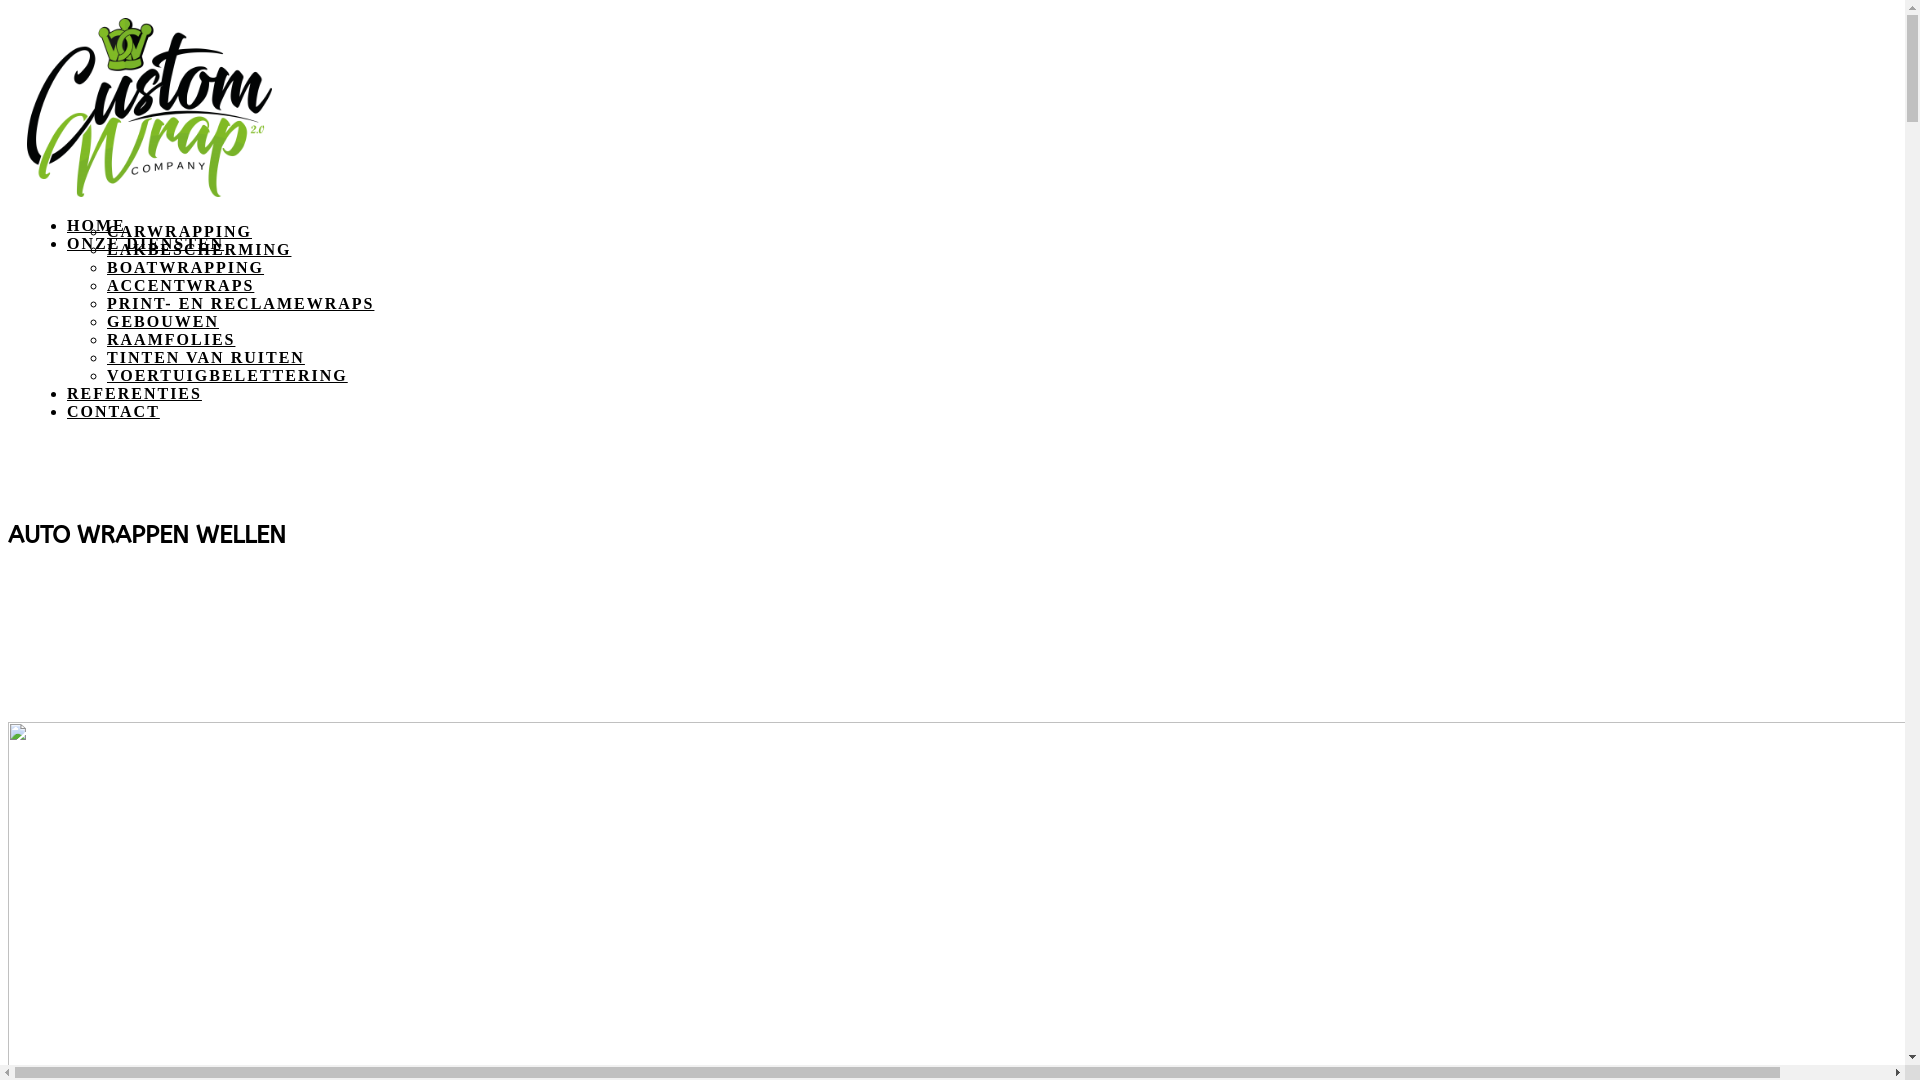  Describe the element at coordinates (227, 375) in the screenshot. I see `'VOERTUIGBELETTERING'` at that location.